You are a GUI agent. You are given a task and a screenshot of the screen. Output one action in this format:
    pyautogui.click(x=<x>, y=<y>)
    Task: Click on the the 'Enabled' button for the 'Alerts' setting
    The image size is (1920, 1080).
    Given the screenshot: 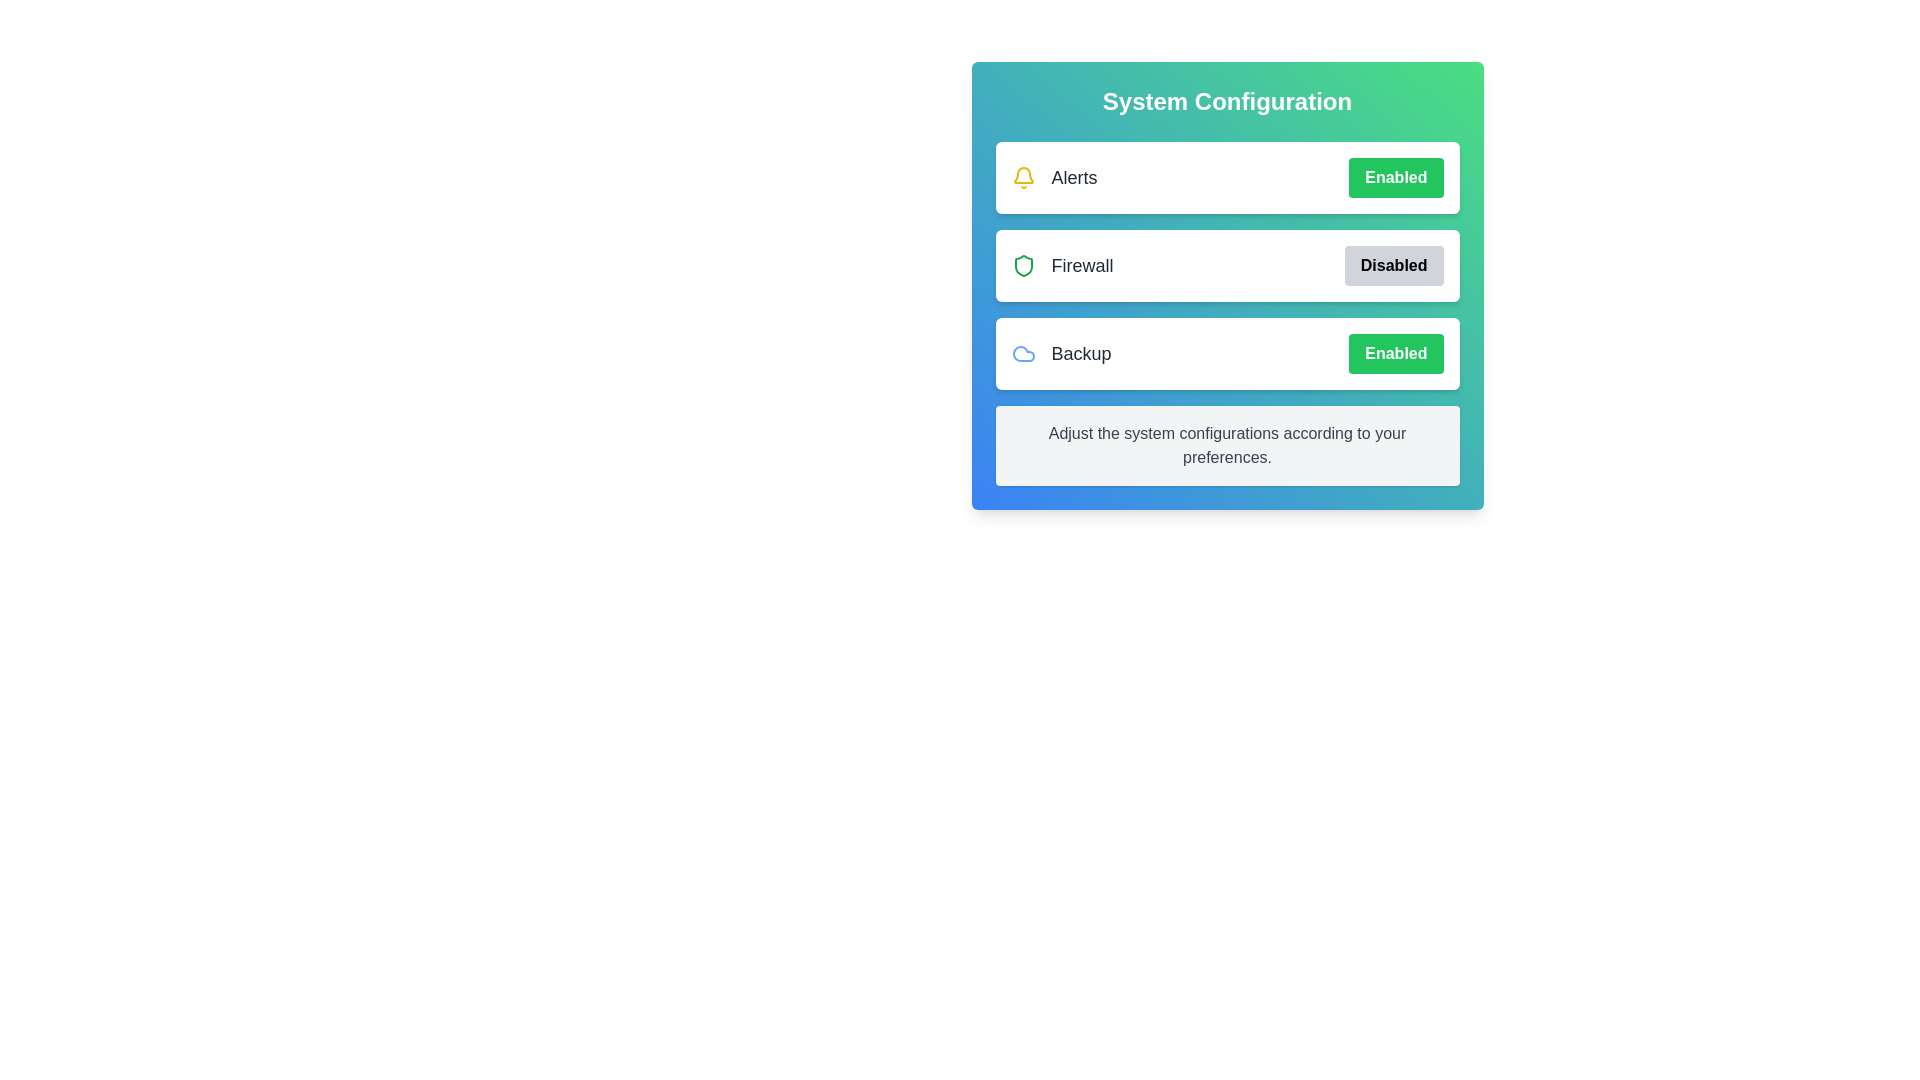 What is the action you would take?
    pyautogui.click(x=1395, y=176)
    